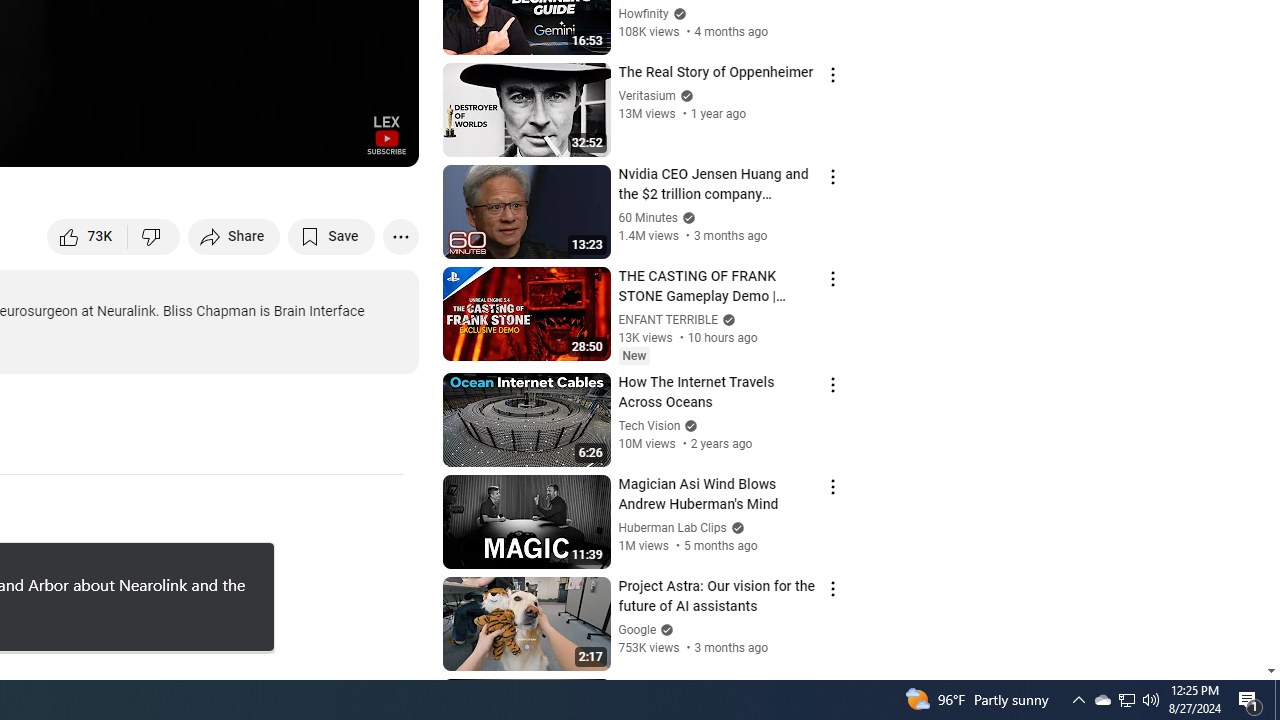 The image size is (1280, 720). What do you see at coordinates (382, 141) in the screenshot?
I see `'Full screen (f)'` at bounding box center [382, 141].